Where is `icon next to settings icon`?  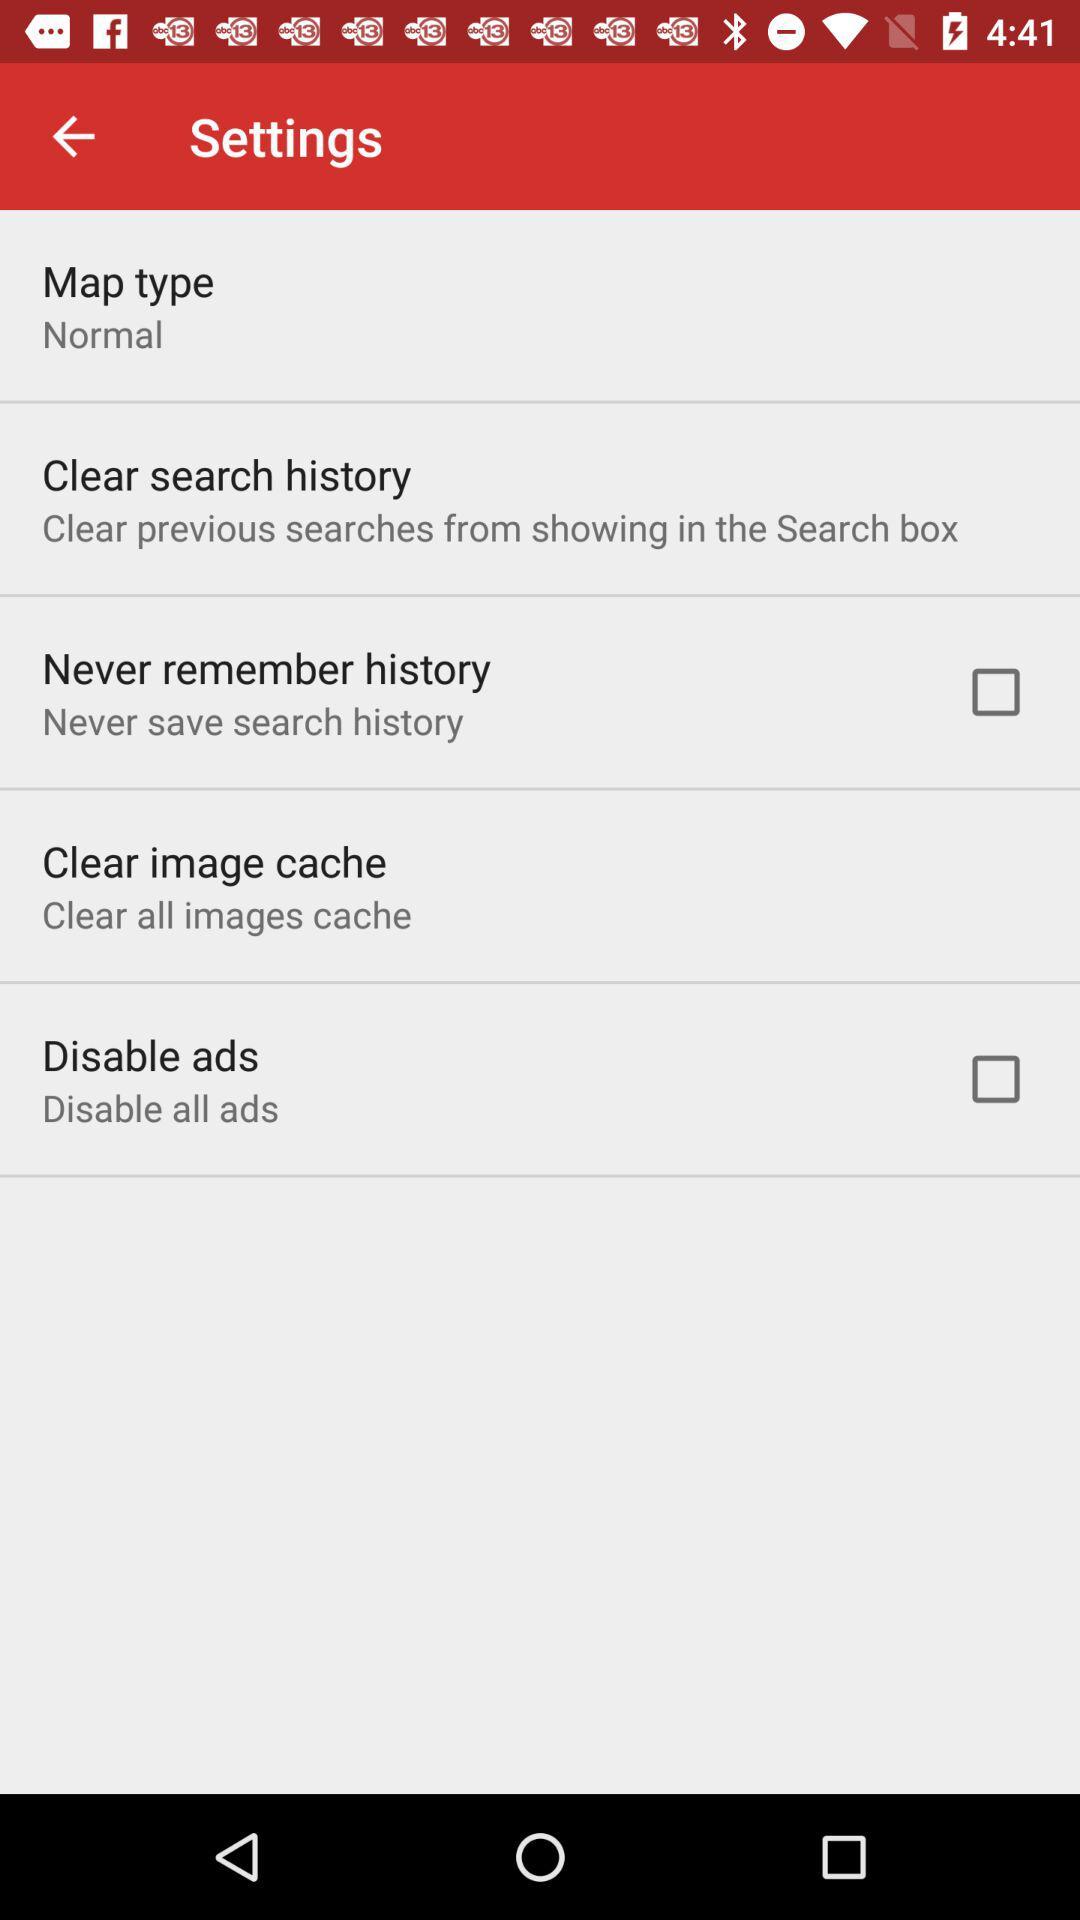 icon next to settings icon is located at coordinates (72, 135).